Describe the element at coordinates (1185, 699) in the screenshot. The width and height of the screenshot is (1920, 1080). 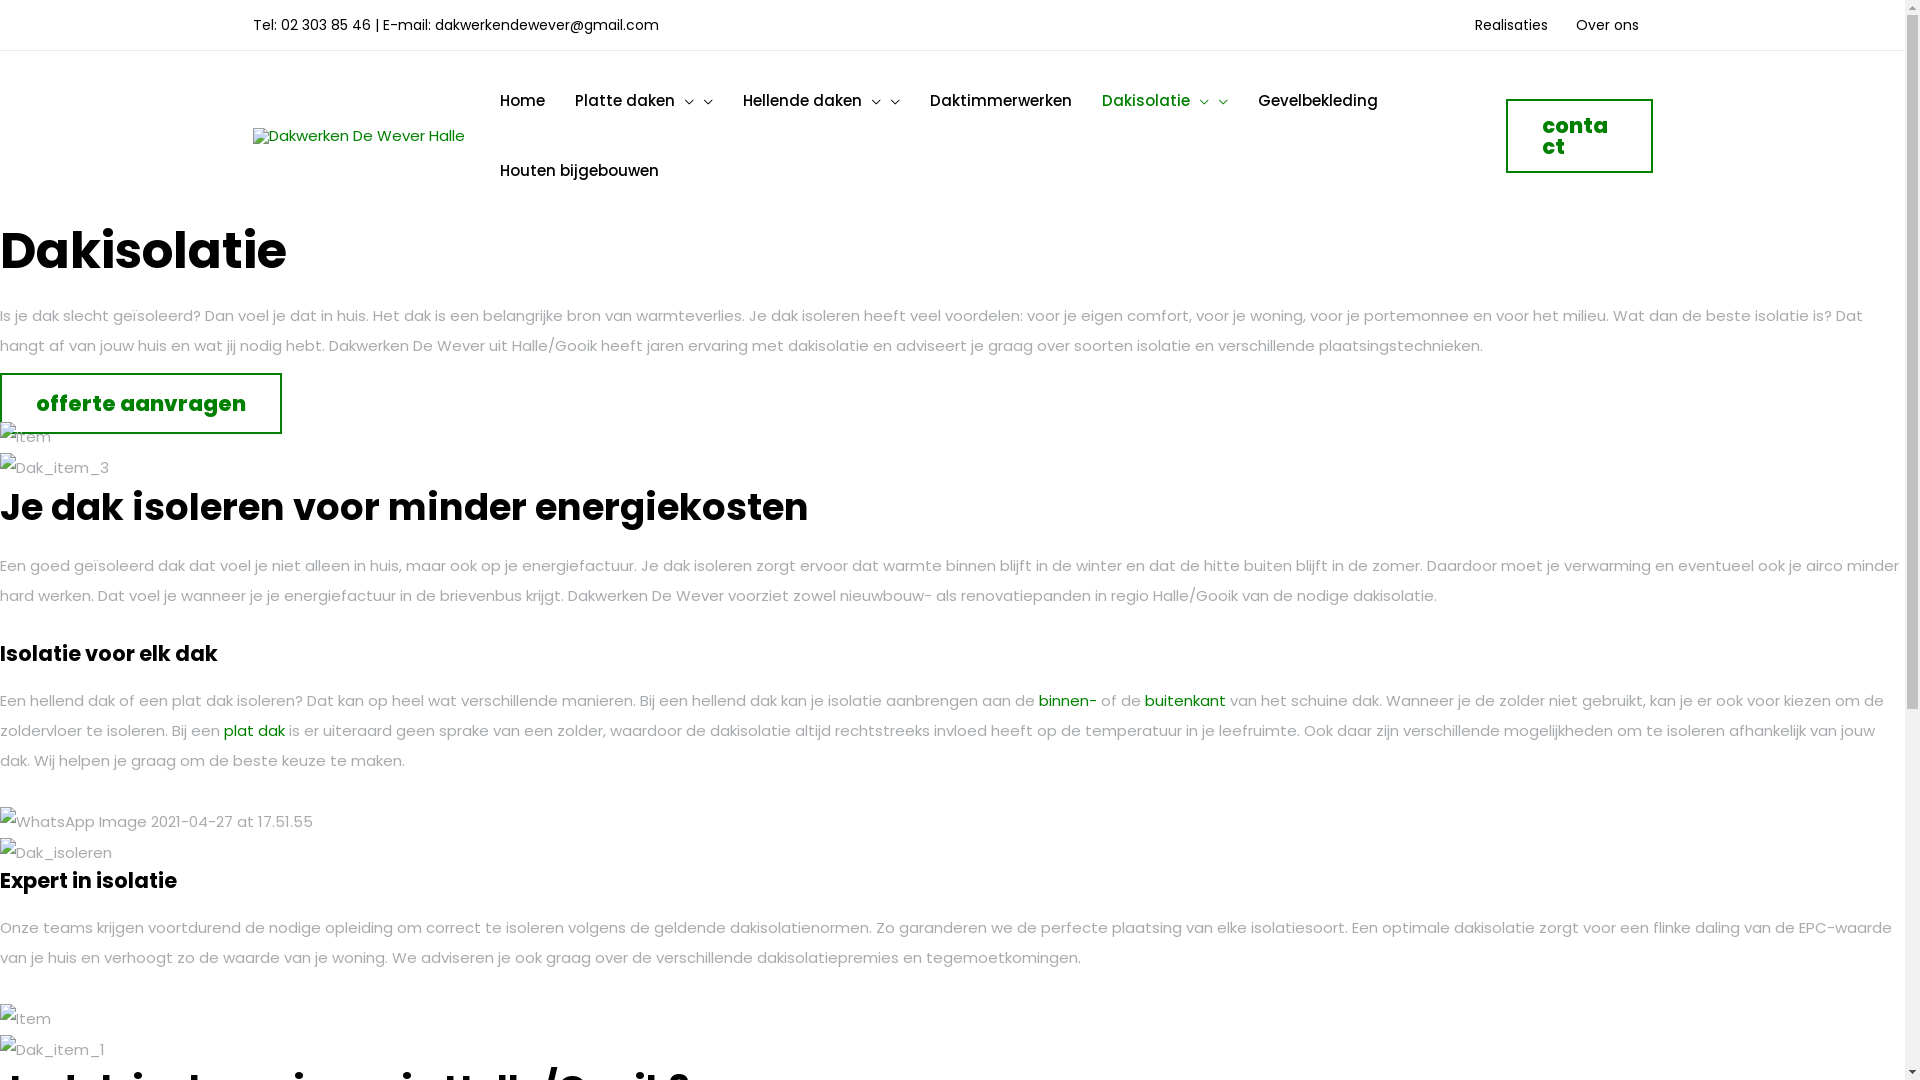
I see `'buitenkant'` at that location.